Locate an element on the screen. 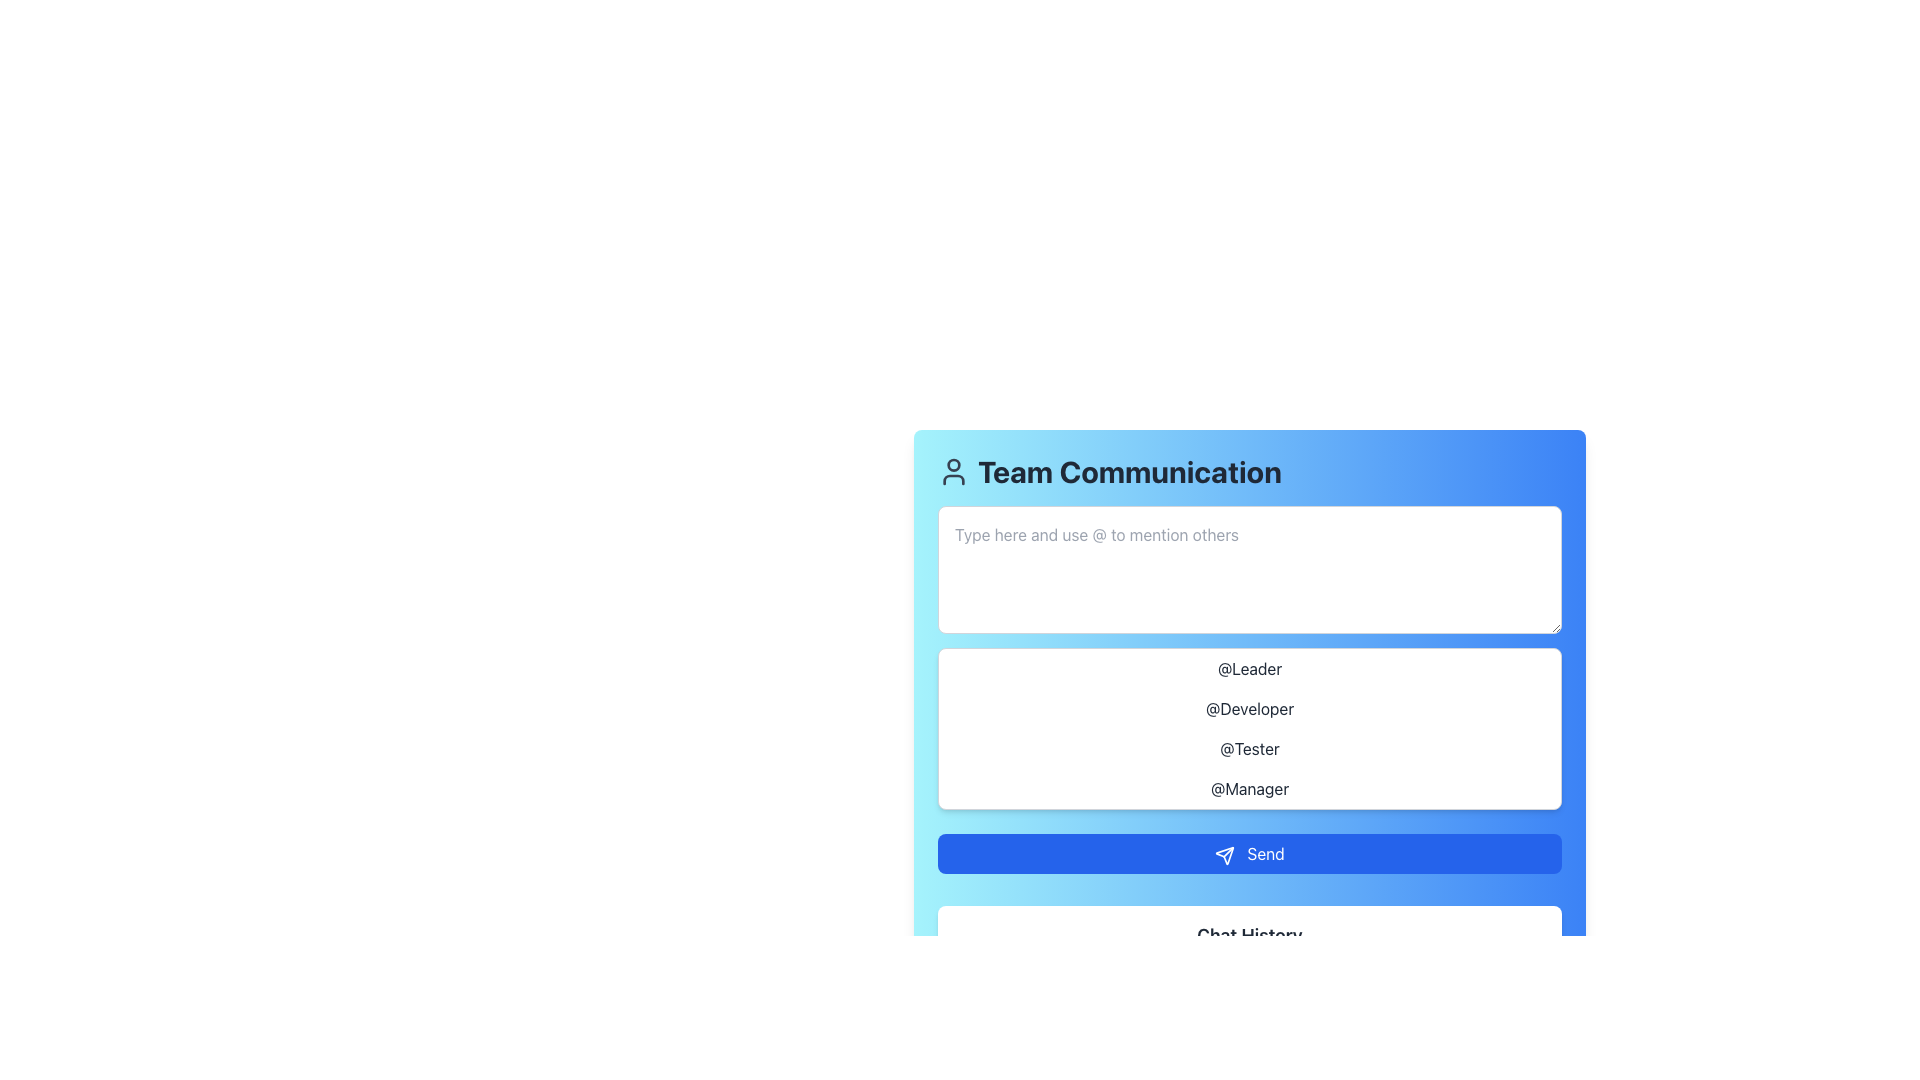 The image size is (1920, 1080). the decorative icon located to the left of the 'Team Communication' title, which serves to enhance contextual understanding of this section is located at coordinates (953, 471).